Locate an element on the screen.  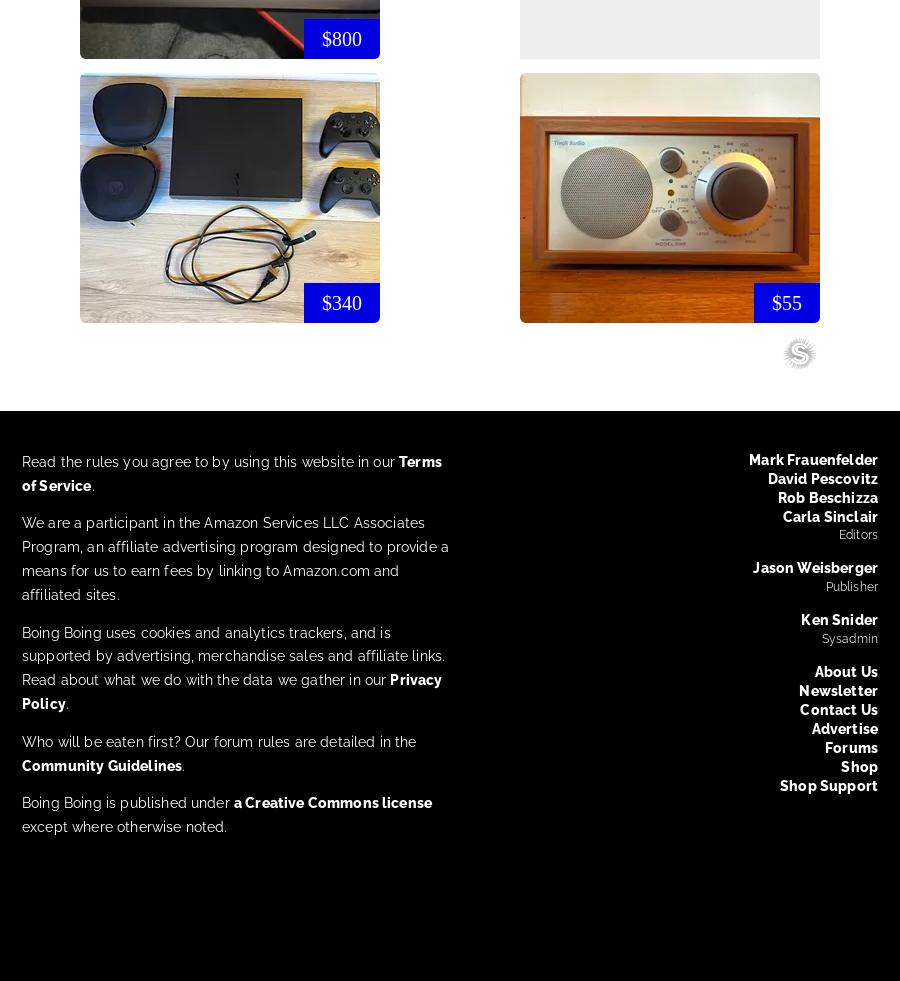
'$800' is located at coordinates (321, 36).